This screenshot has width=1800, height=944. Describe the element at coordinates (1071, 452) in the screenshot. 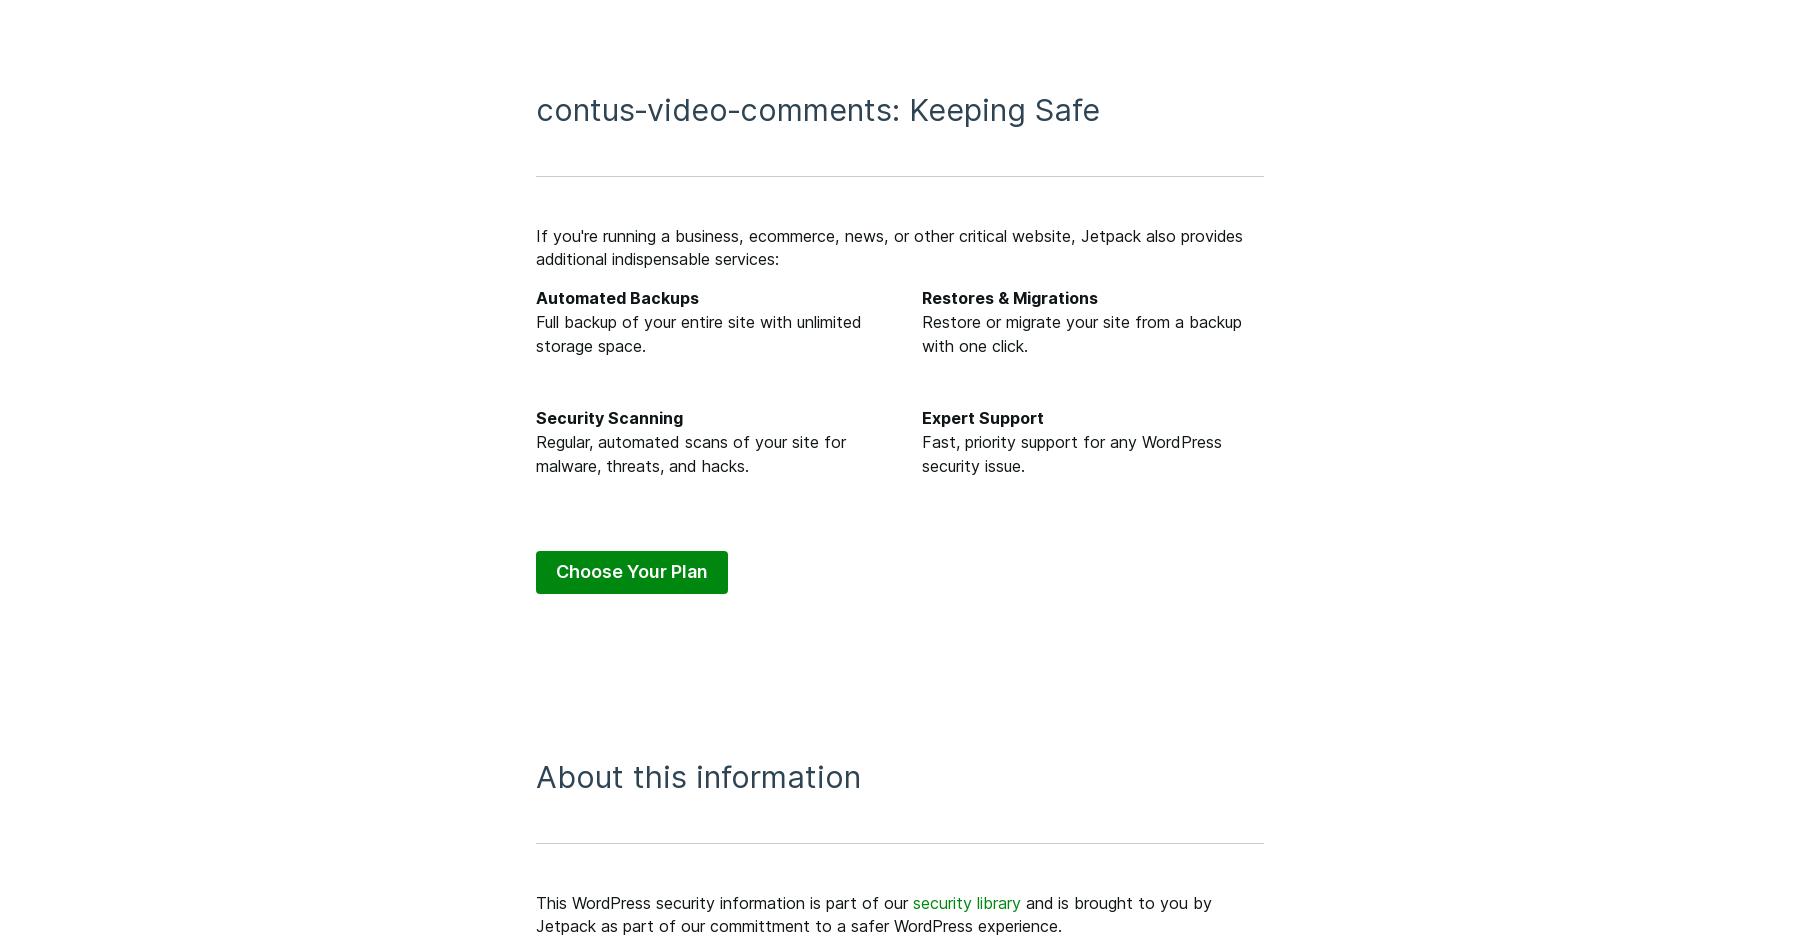

I see `'Fast, priority support for any WordPress security issue.'` at that location.